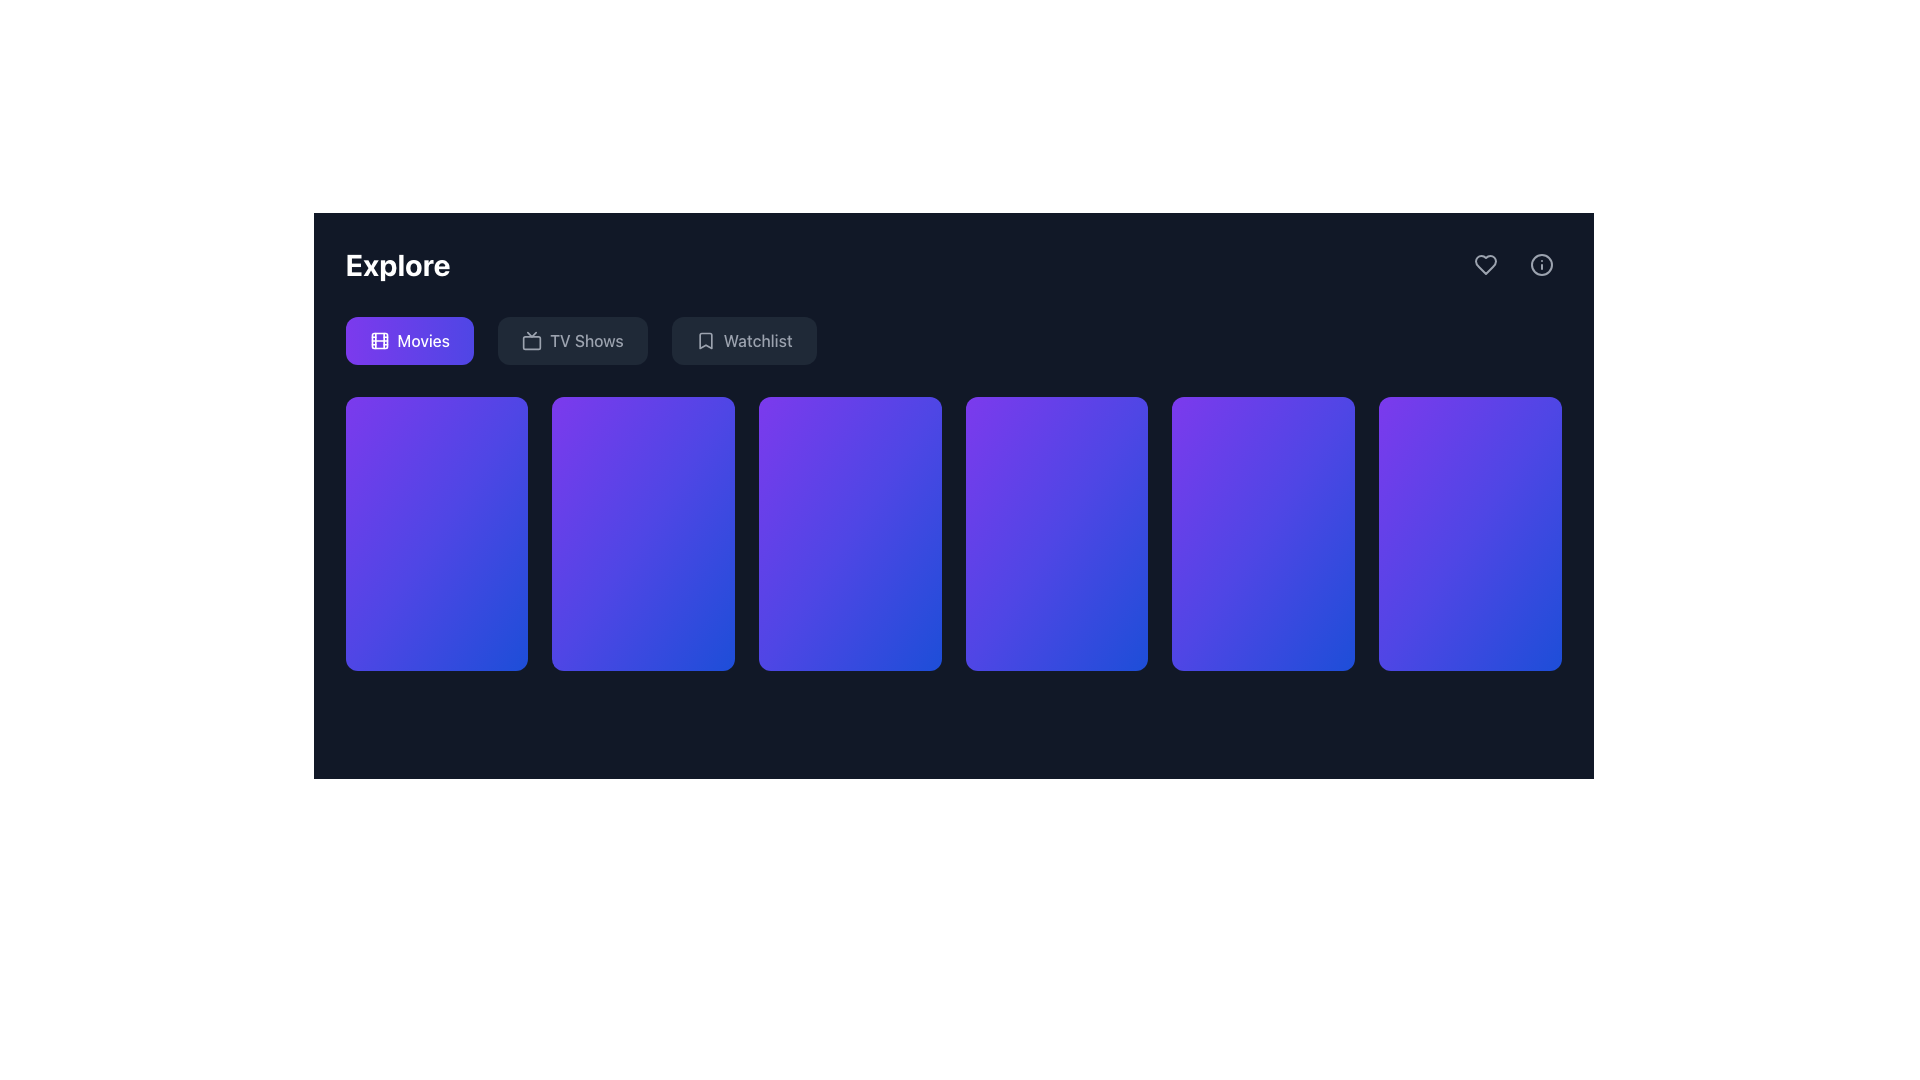 The height and width of the screenshot is (1080, 1920). Describe the element at coordinates (1470, 532) in the screenshot. I see `the visual display tile or card, which is the last item in a row of six elements` at that location.